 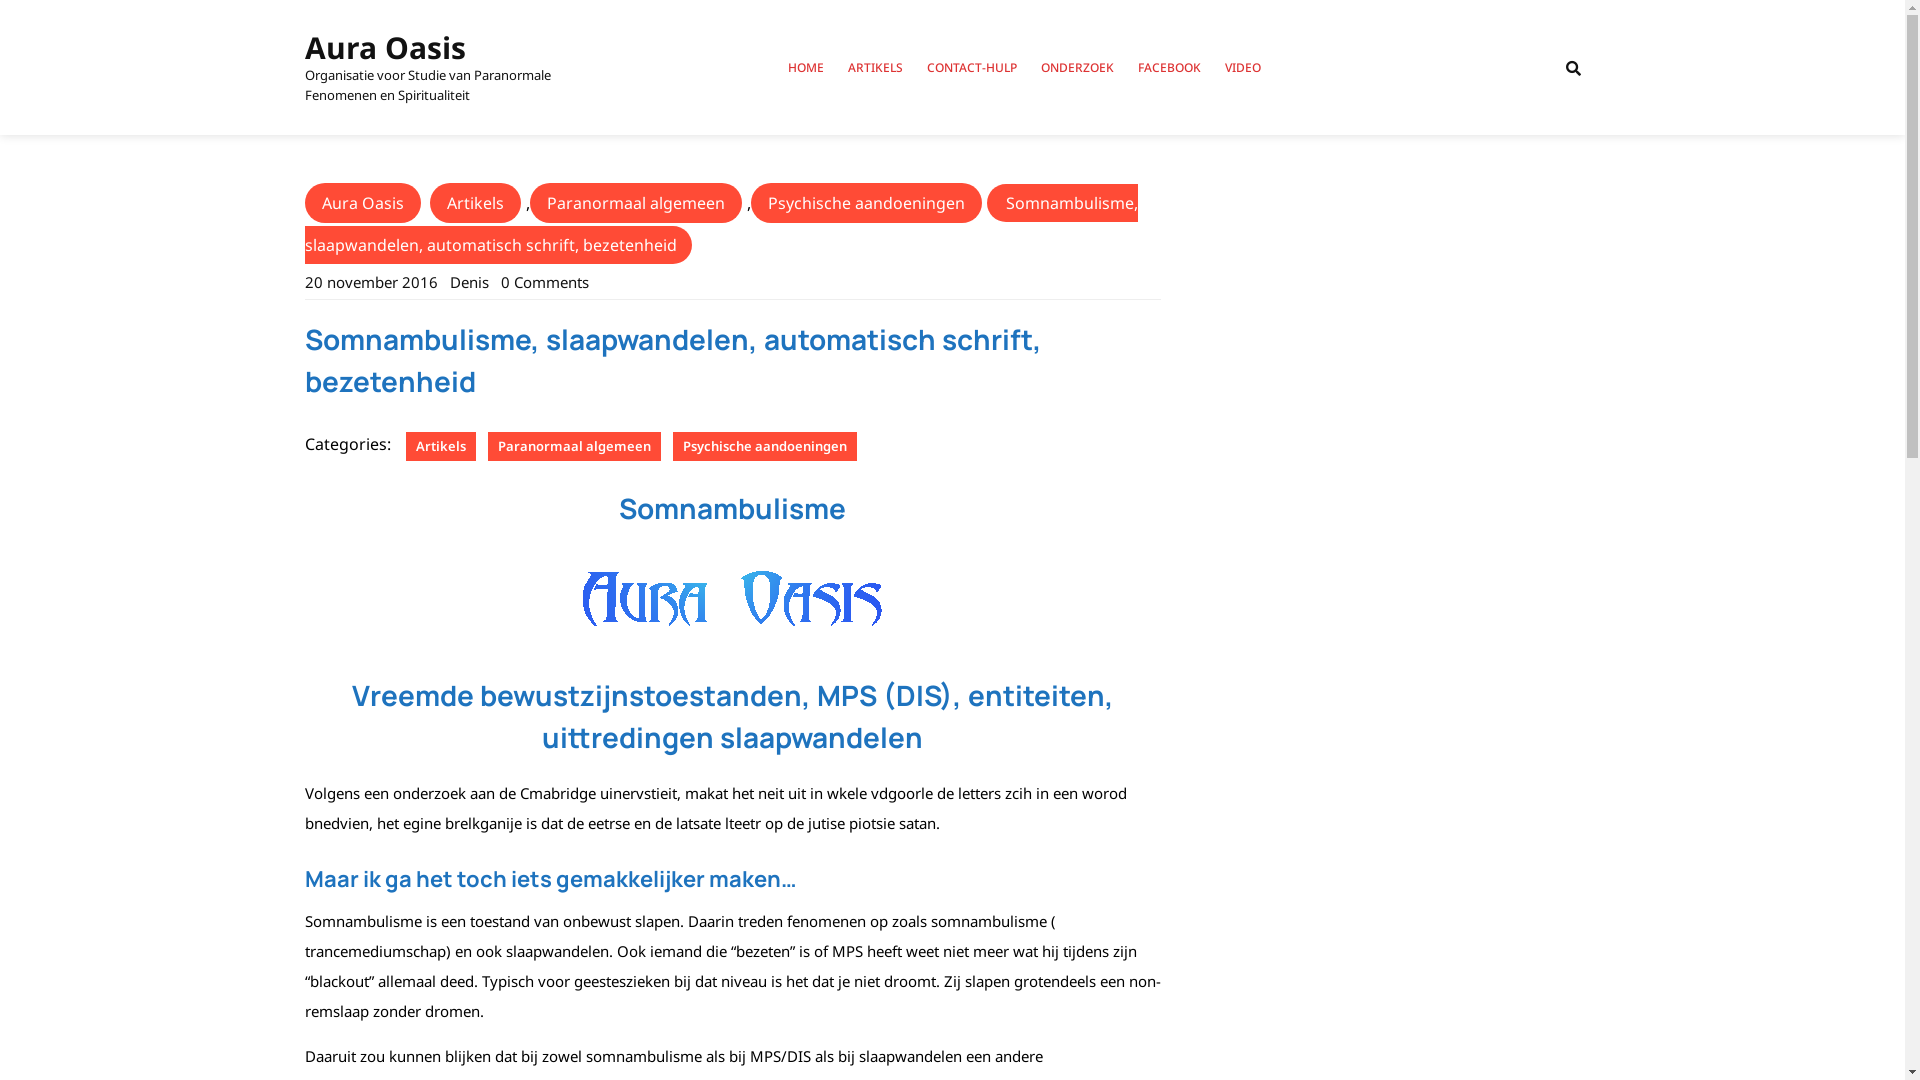 I want to click on 'Artikels', so click(x=440, y=445).